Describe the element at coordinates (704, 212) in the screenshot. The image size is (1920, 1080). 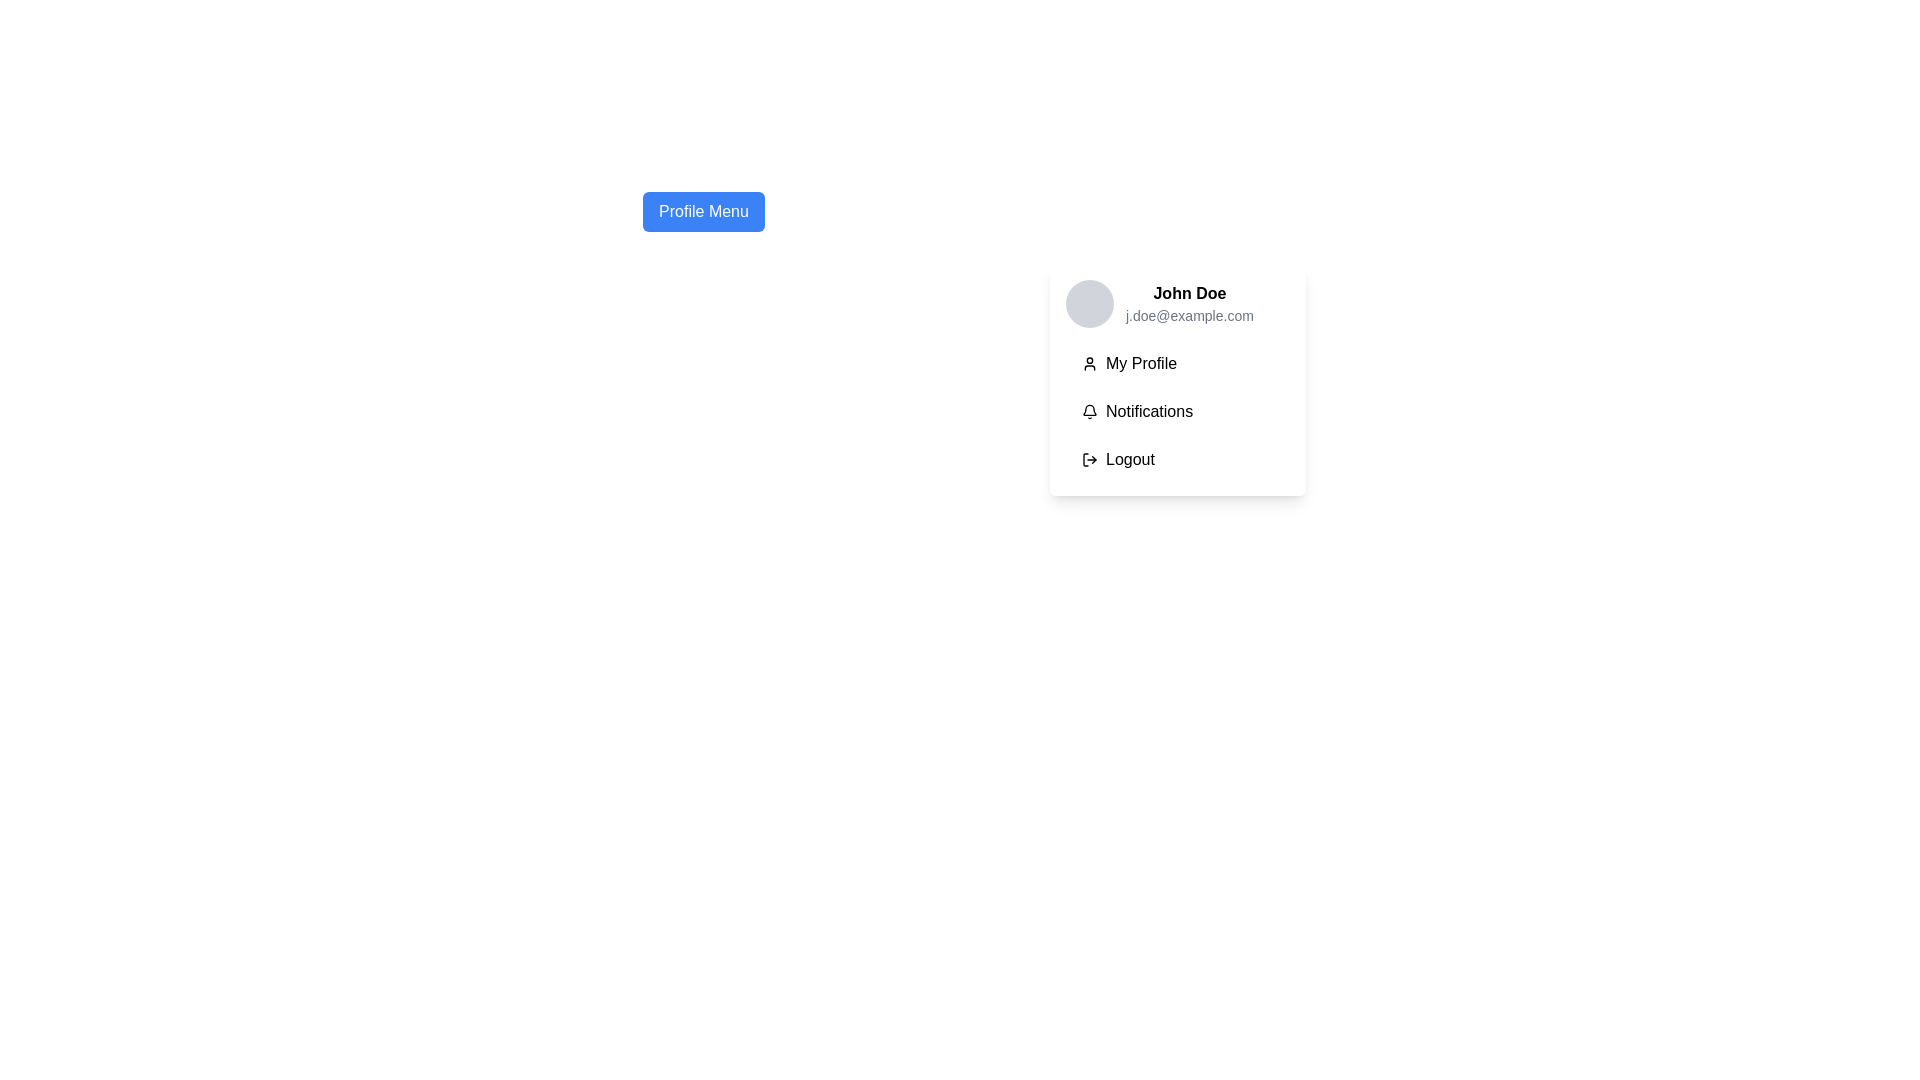
I see `the rectangular 'Profile Menu' button with a blue background and white text` at that location.